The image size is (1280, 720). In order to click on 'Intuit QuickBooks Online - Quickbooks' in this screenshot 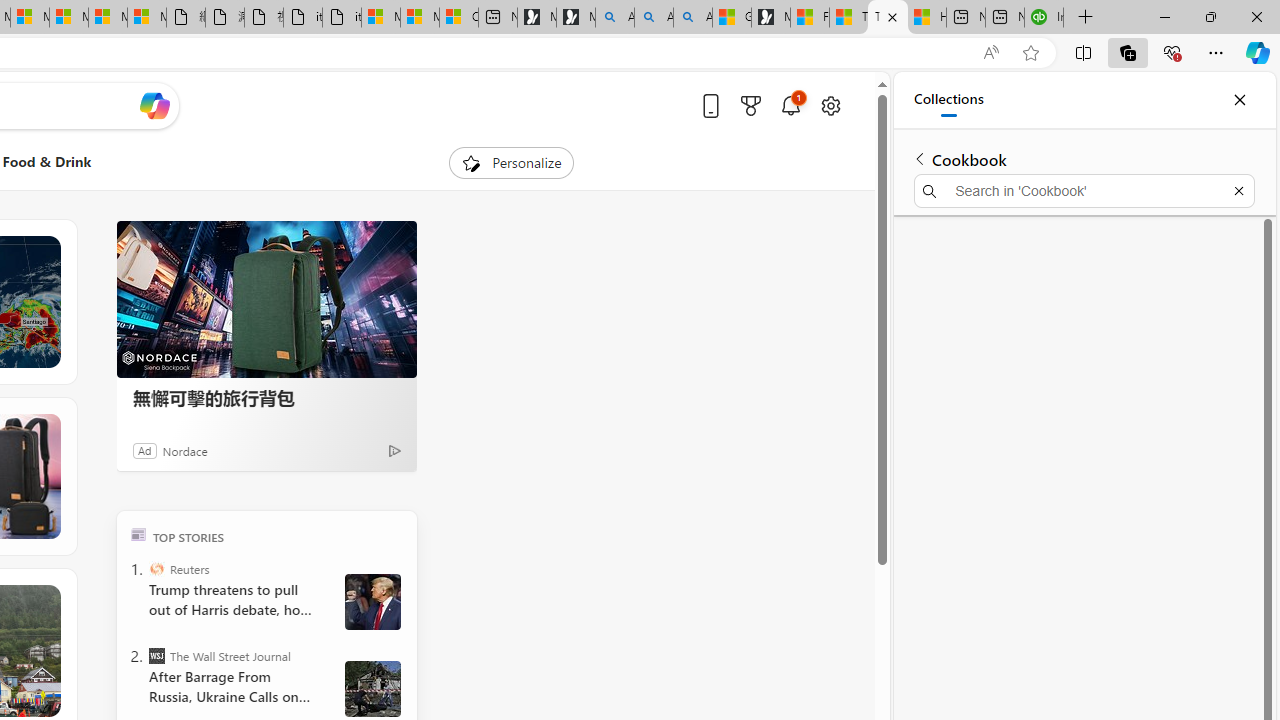, I will do `click(1043, 17)`.